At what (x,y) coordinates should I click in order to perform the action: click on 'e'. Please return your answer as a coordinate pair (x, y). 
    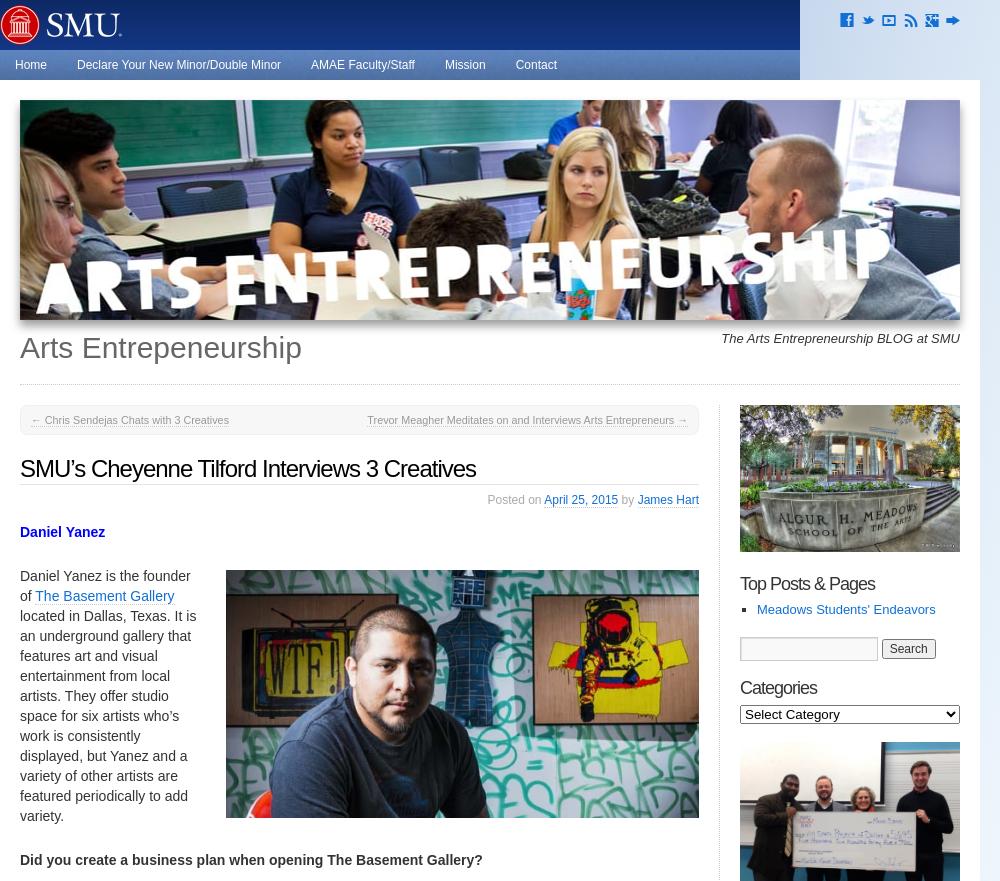
    Looking at the image, I should click on (867, 19).